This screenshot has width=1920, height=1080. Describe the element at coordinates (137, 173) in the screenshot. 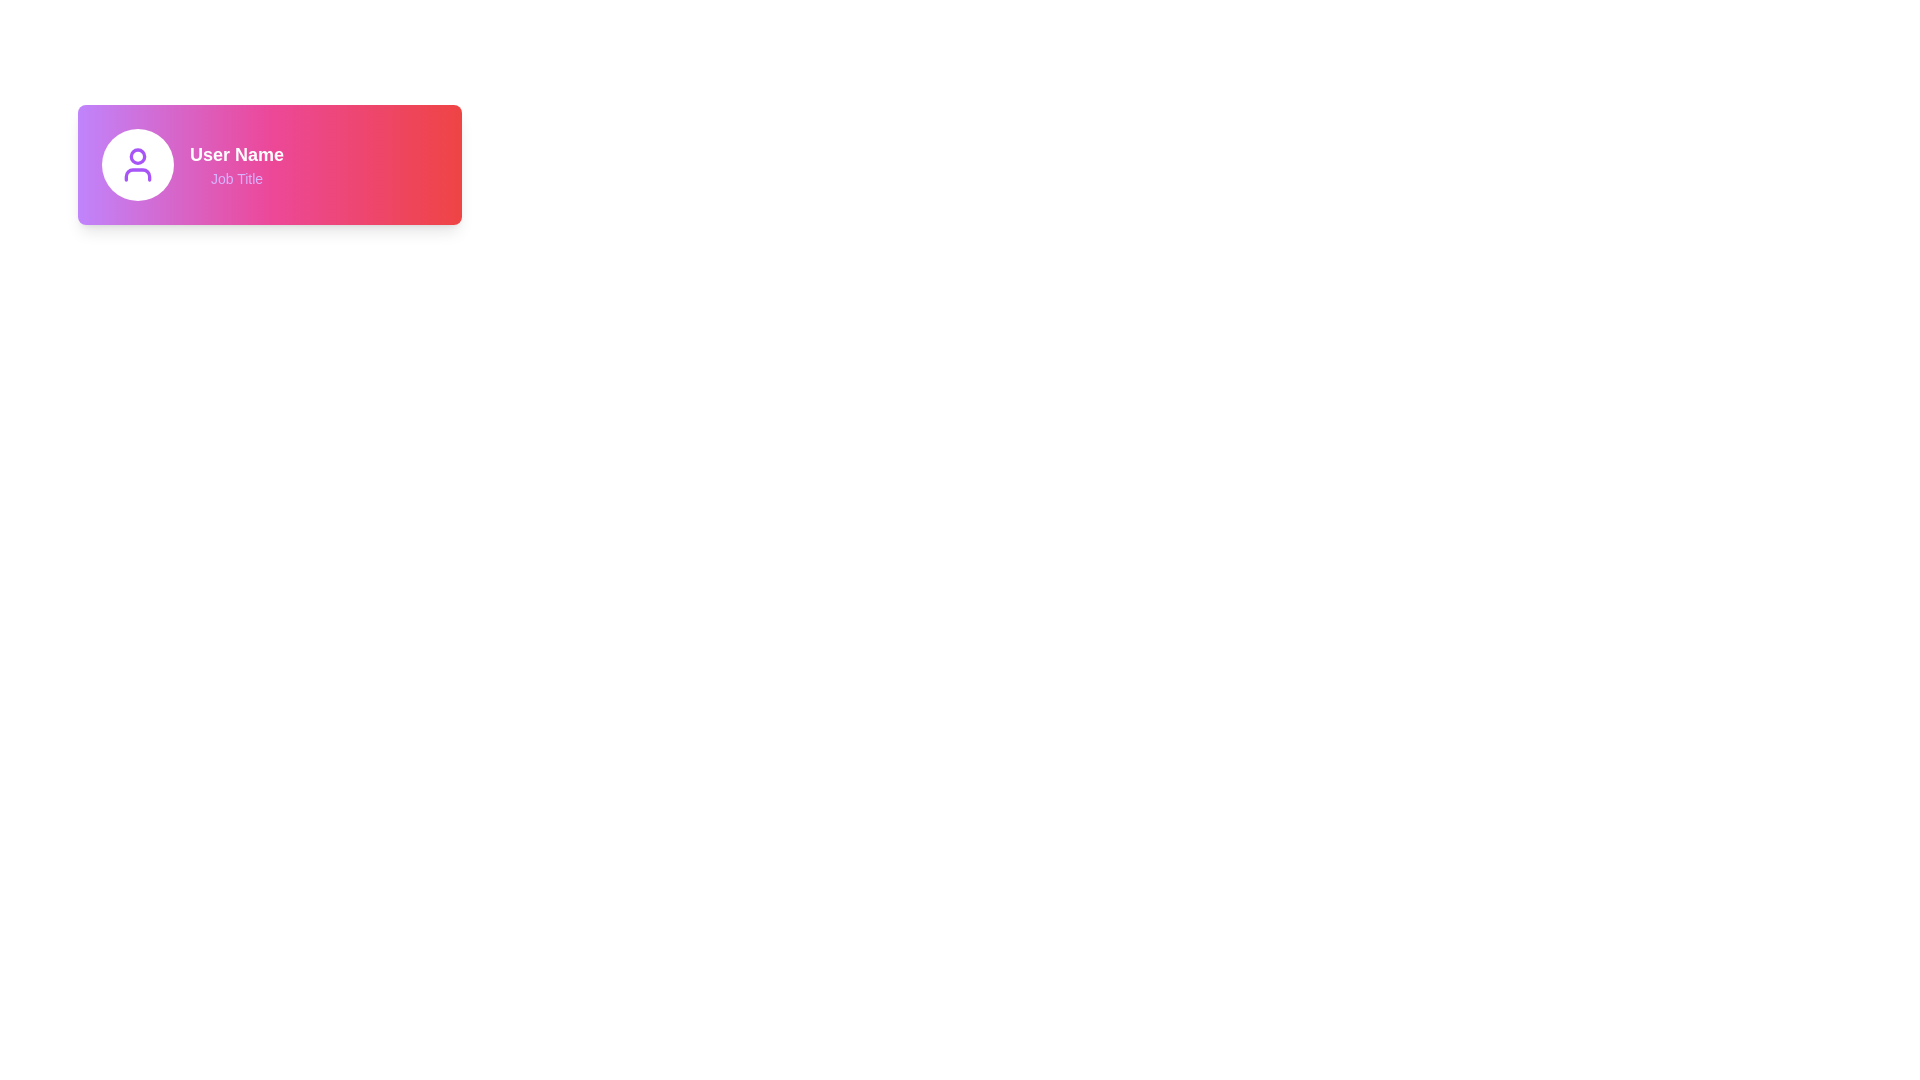

I see `the decorative graphical element representing the user's shoulders in the user icon, located directly below the head element in the profile card` at that location.